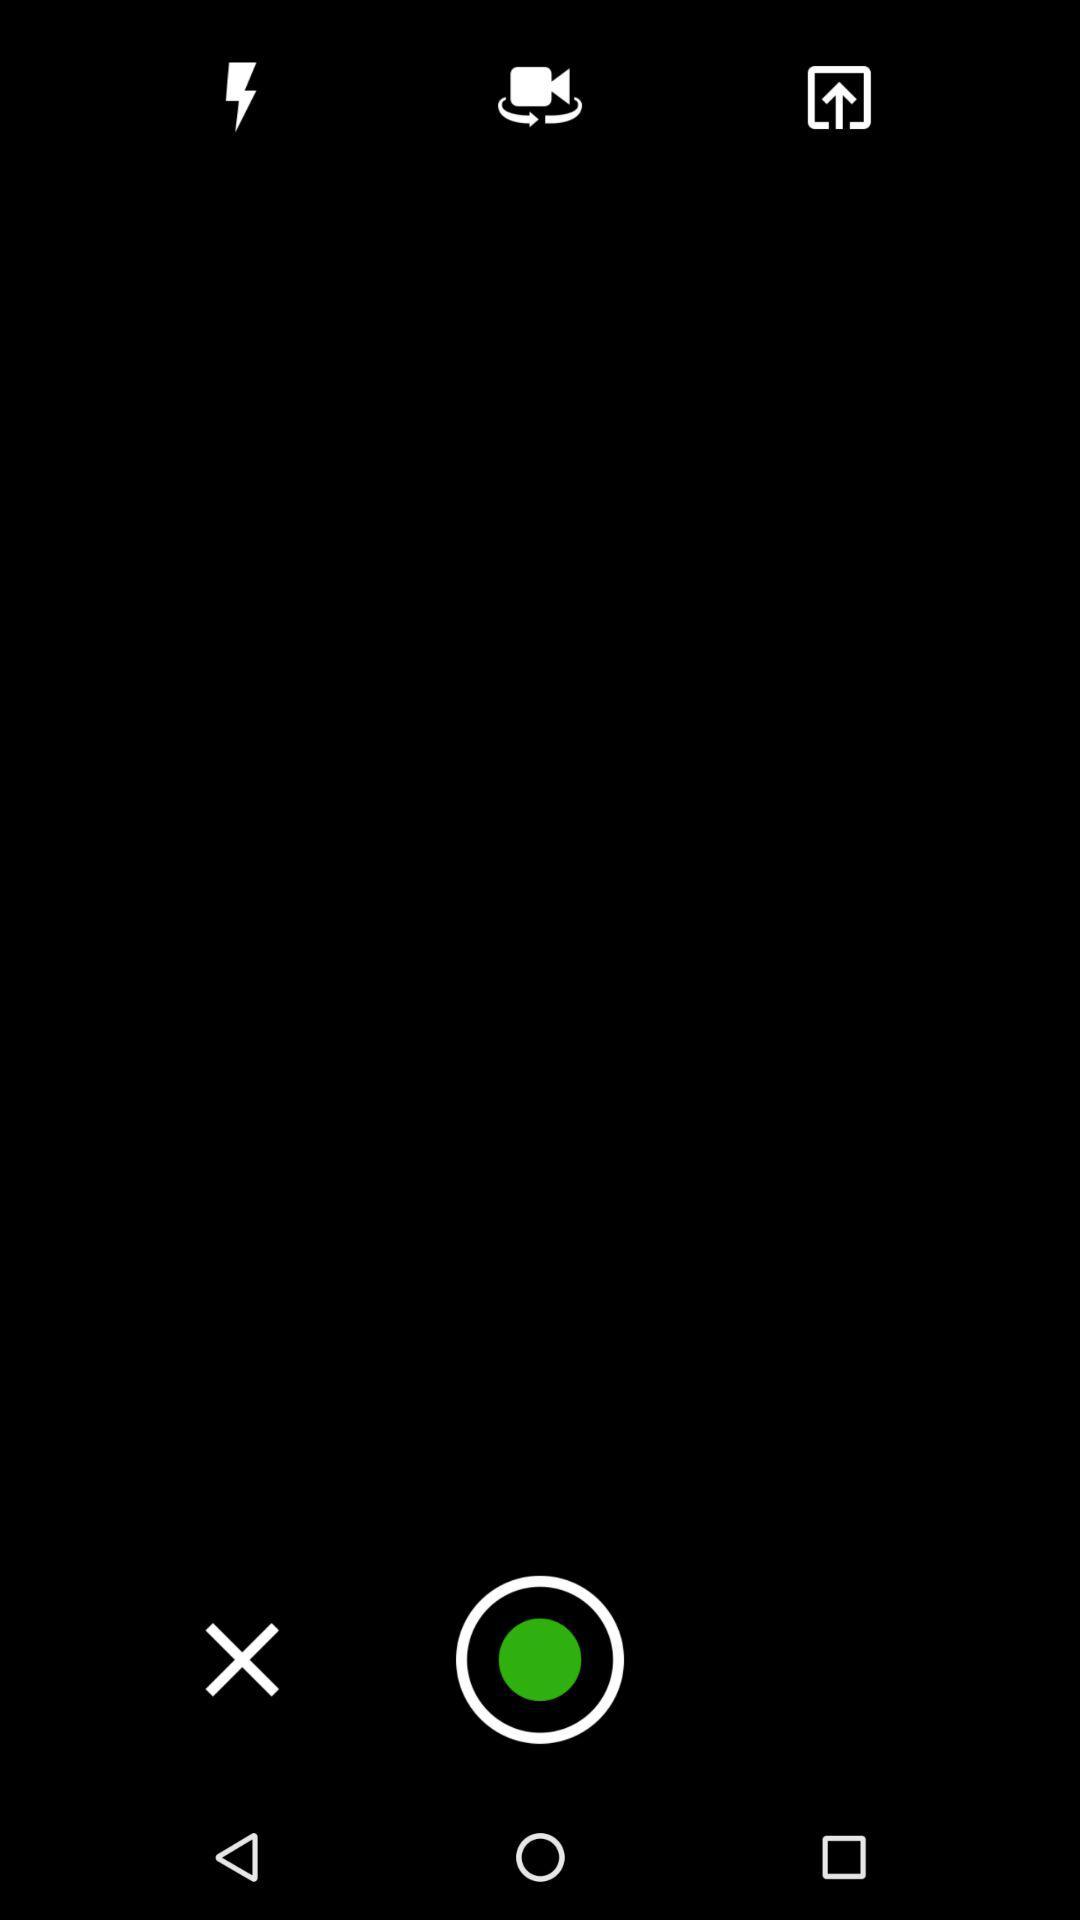 The image size is (1080, 1920). What do you see at coordinates (241, 1659) in the screenshot?
I see `close` at bounding box center [241, 1659].